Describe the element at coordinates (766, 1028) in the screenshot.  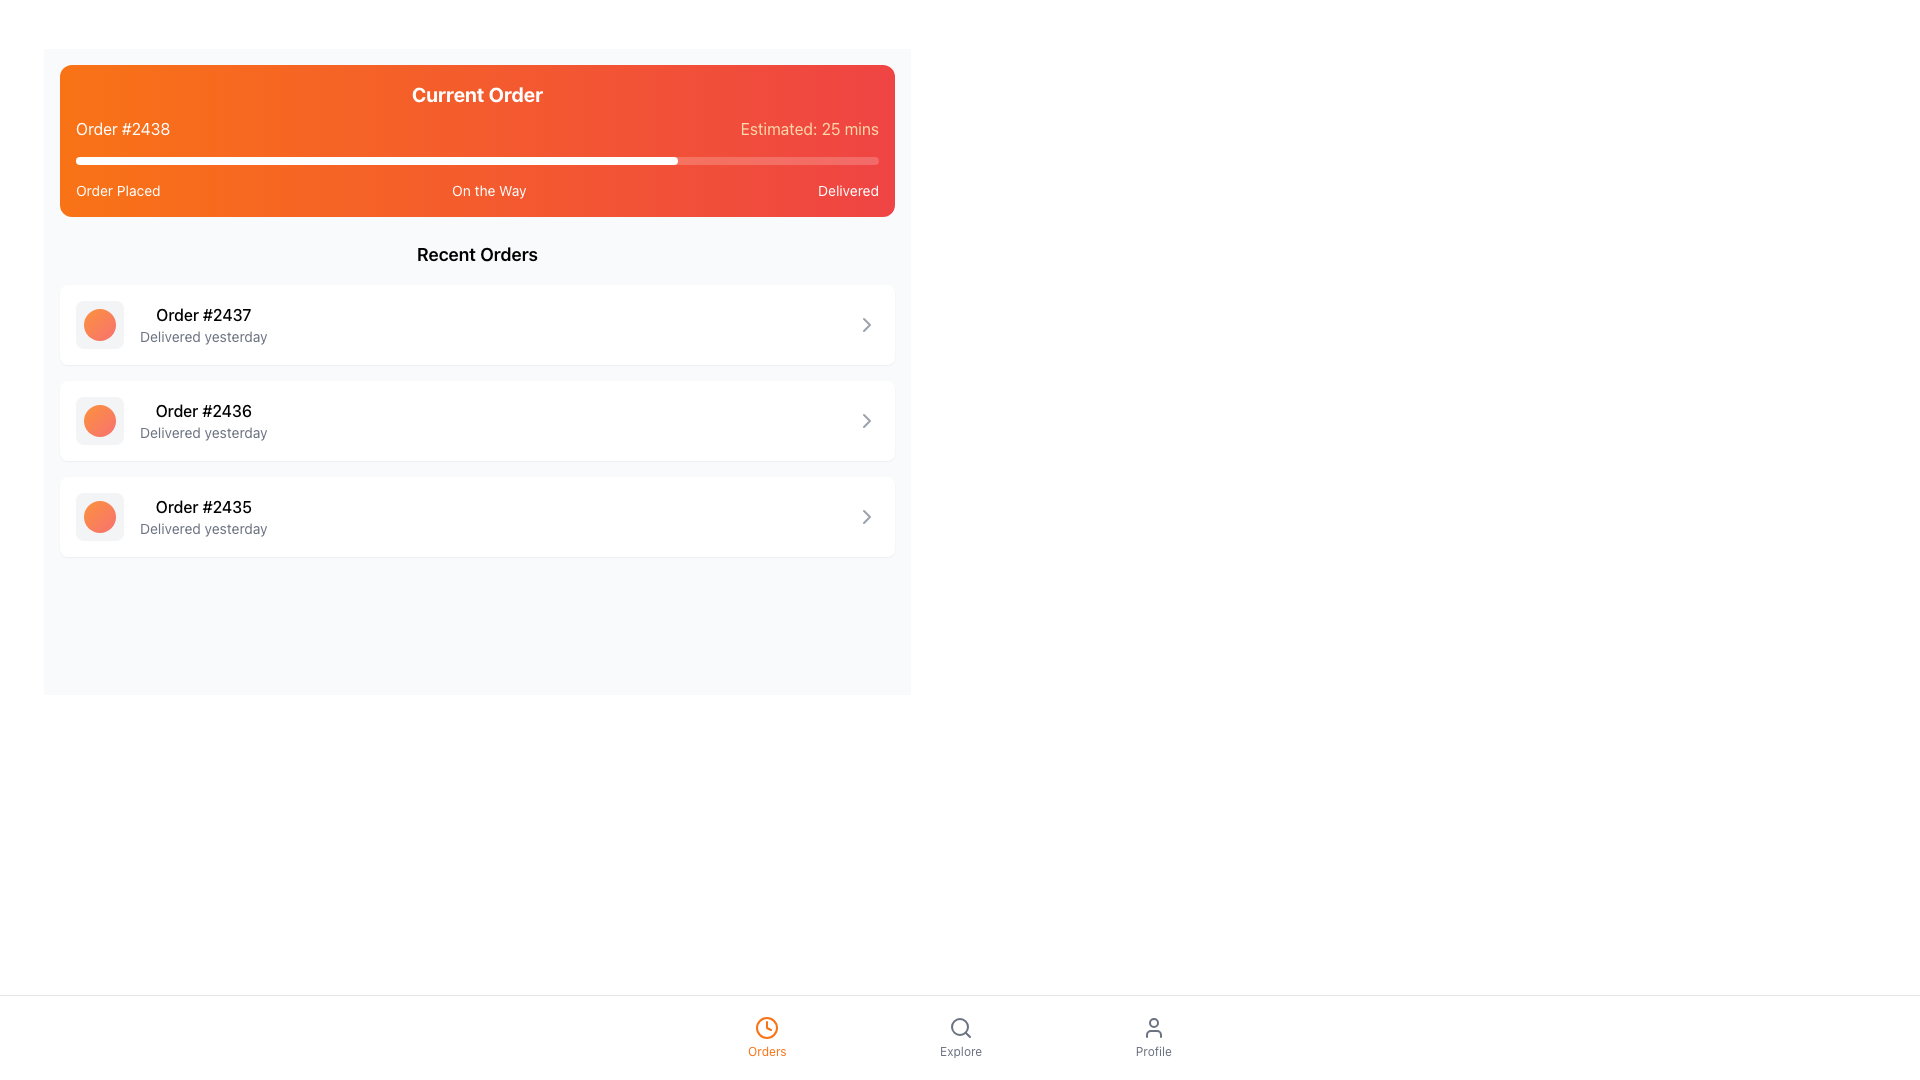
I see `the circular clock icon with a bright orange color located in the bottom navigation bar above the 'Orders' label` at that location.